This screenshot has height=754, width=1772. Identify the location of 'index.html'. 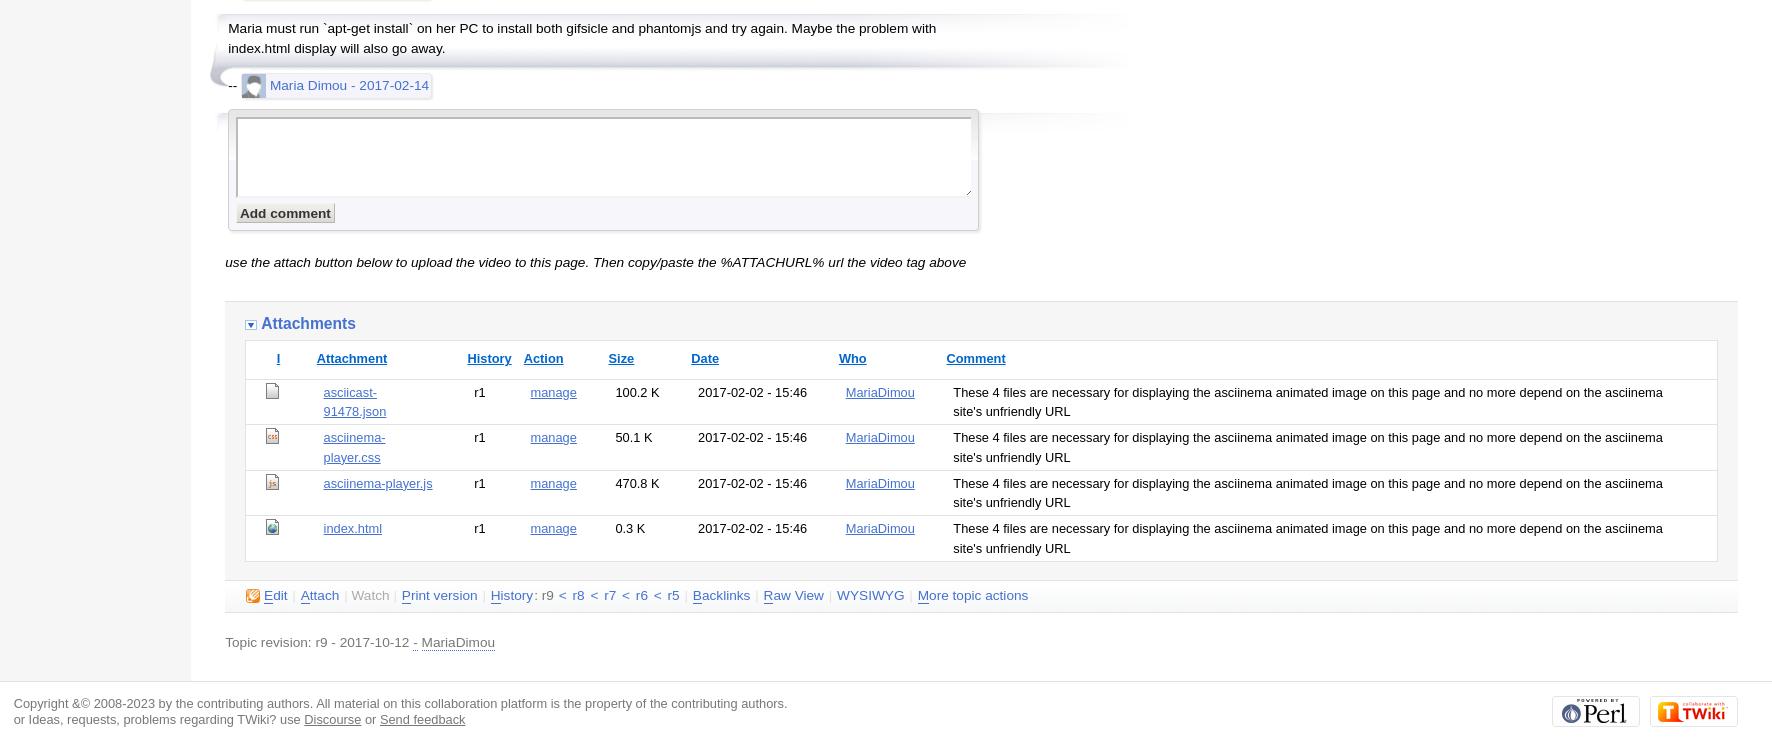
(352, 528).